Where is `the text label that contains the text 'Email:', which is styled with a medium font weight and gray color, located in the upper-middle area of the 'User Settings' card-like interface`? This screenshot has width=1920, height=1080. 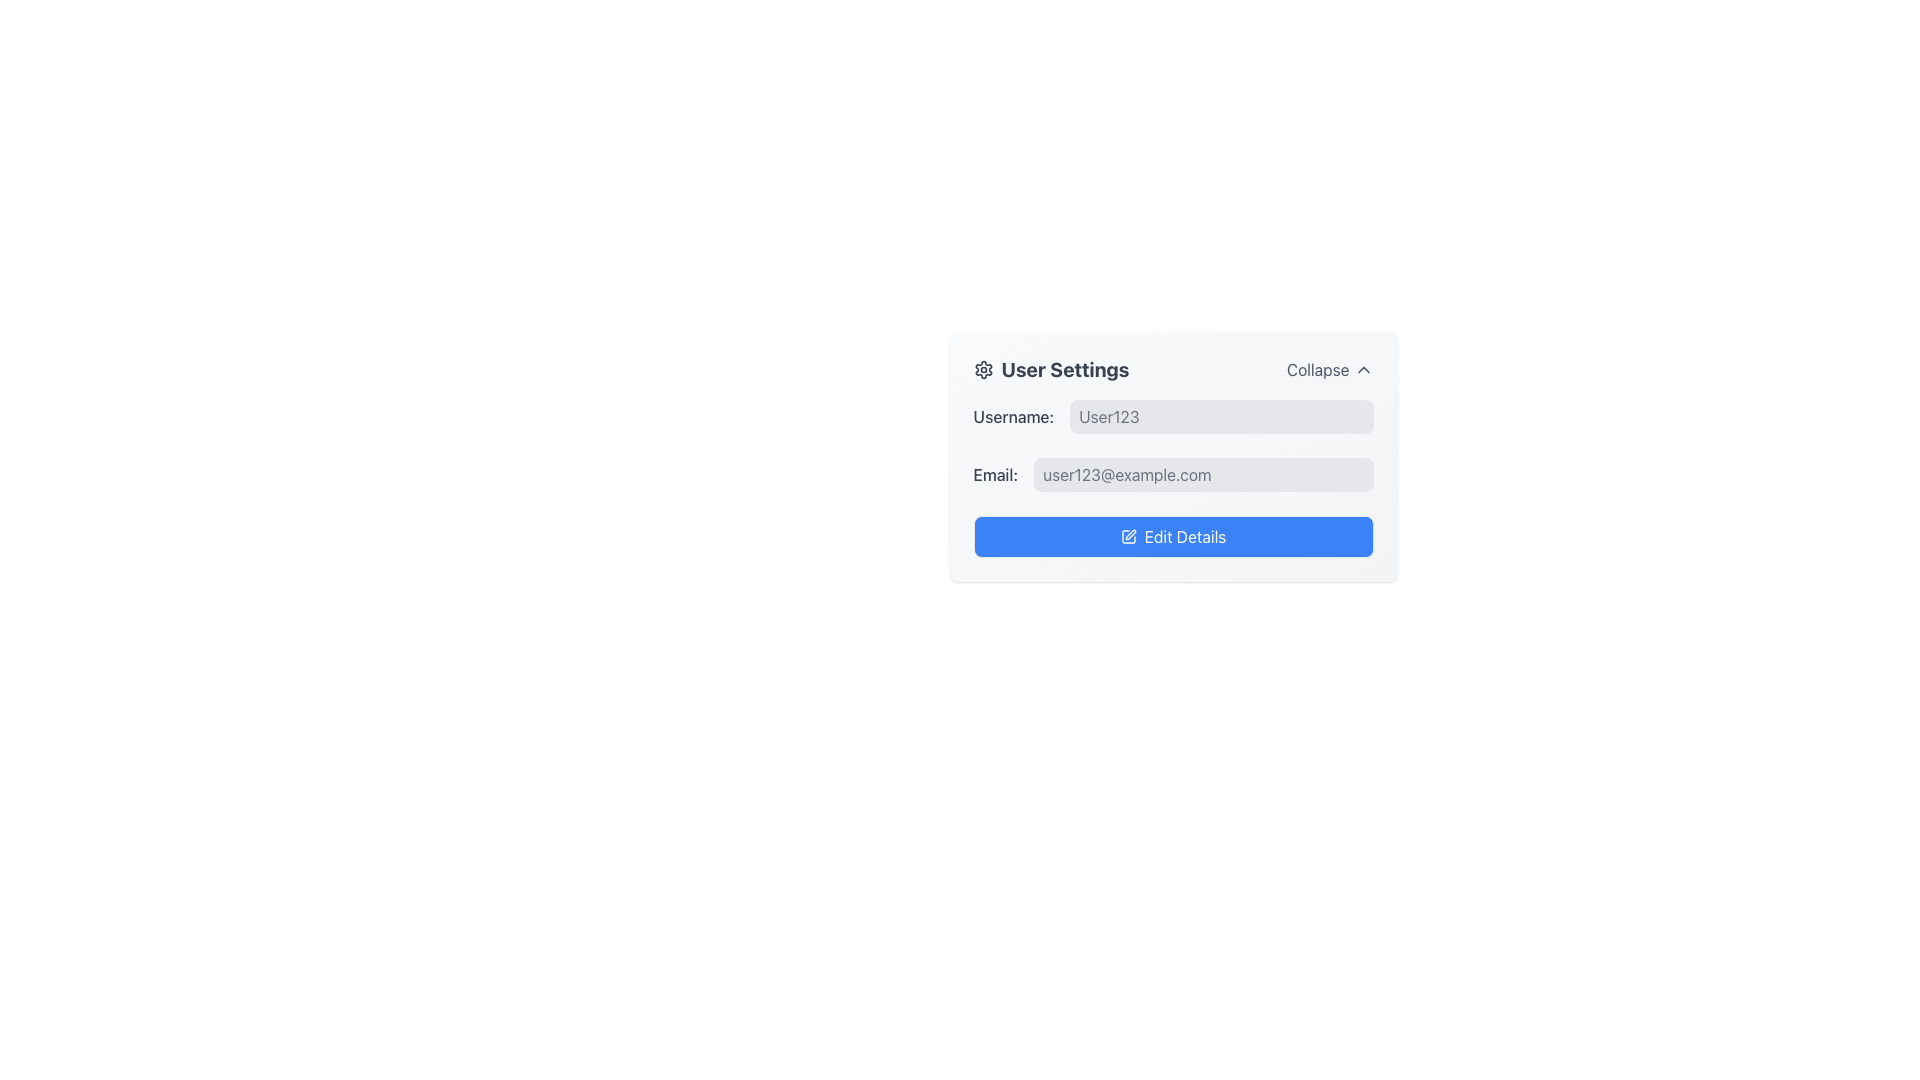
the text label that contains the text 'Email:', which is styled with a medium font weight and gray color, located in the upper-middle area of the 'User Settings' card-like interface is located at coordinates (995, 474).